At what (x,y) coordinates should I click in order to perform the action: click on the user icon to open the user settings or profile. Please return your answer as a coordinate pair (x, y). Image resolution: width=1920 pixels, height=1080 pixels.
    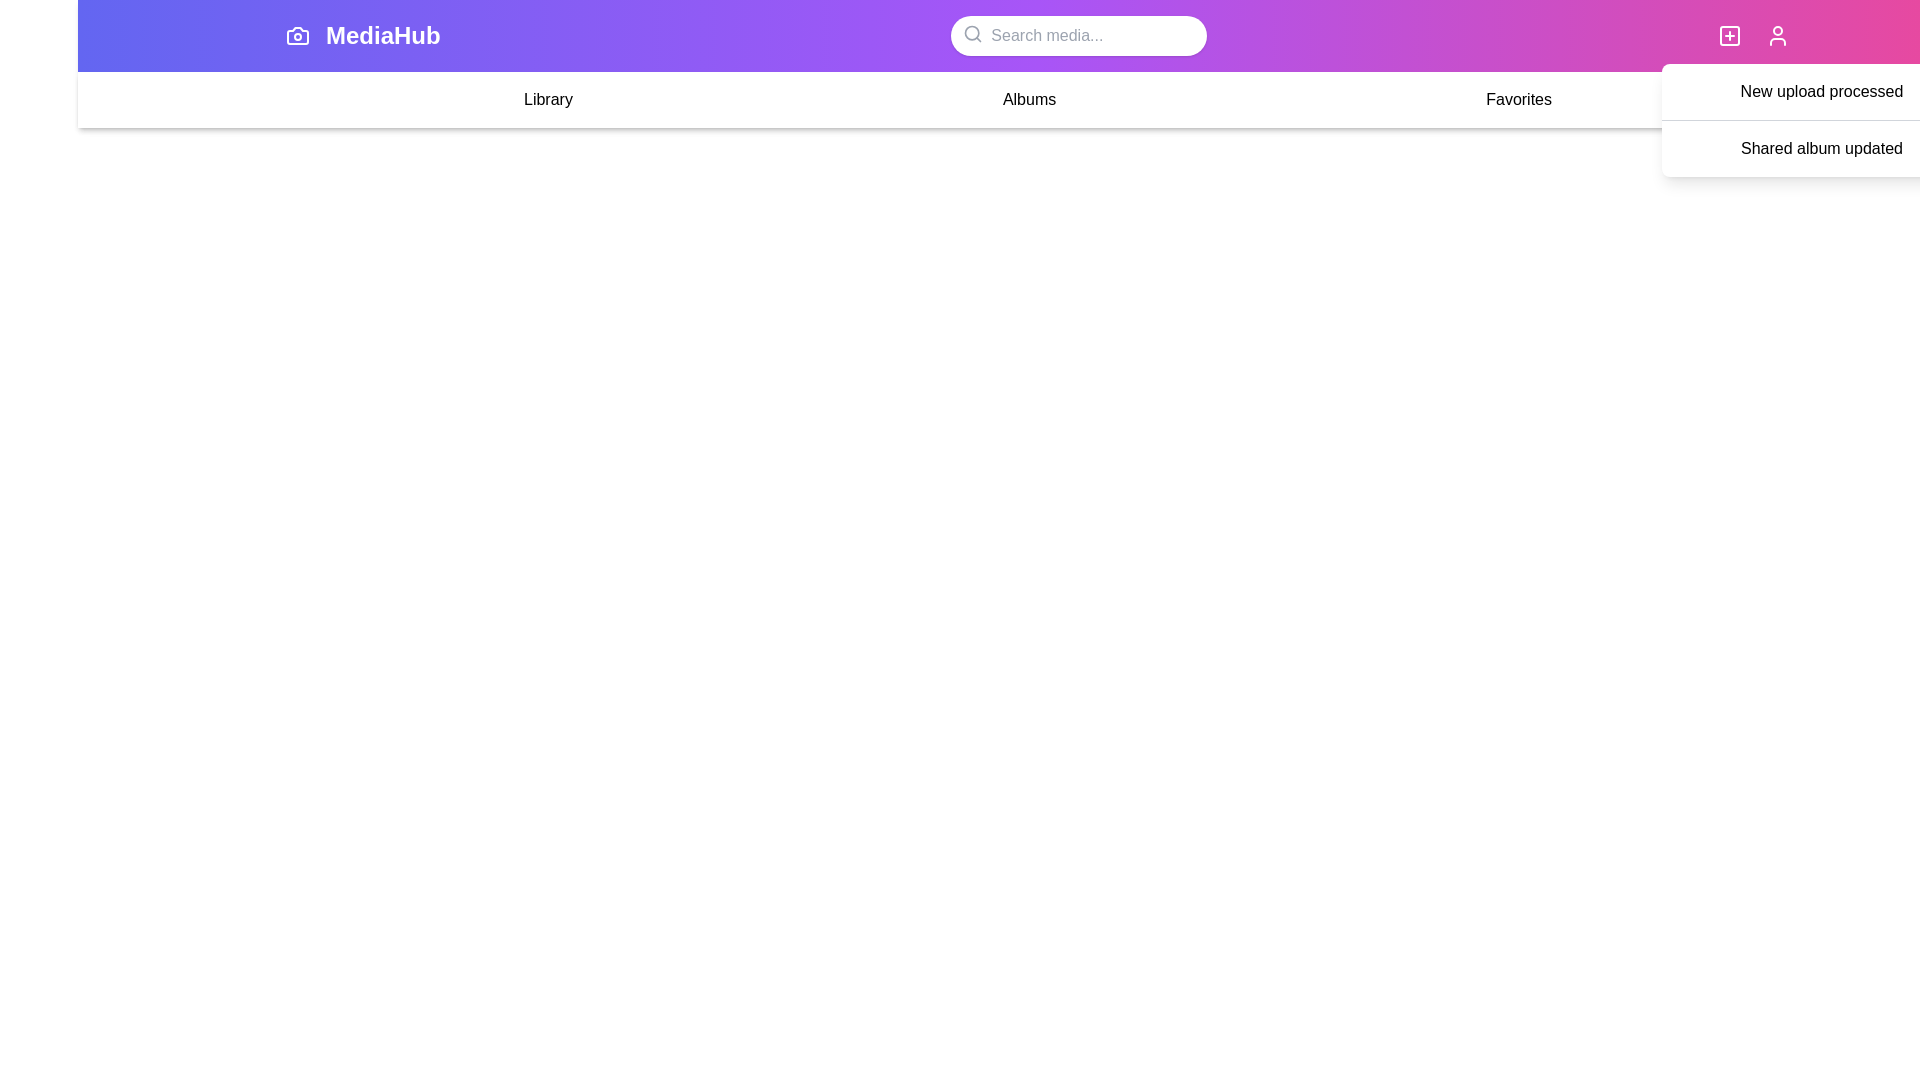
    Looking at the image, I should click on (1777, 35).